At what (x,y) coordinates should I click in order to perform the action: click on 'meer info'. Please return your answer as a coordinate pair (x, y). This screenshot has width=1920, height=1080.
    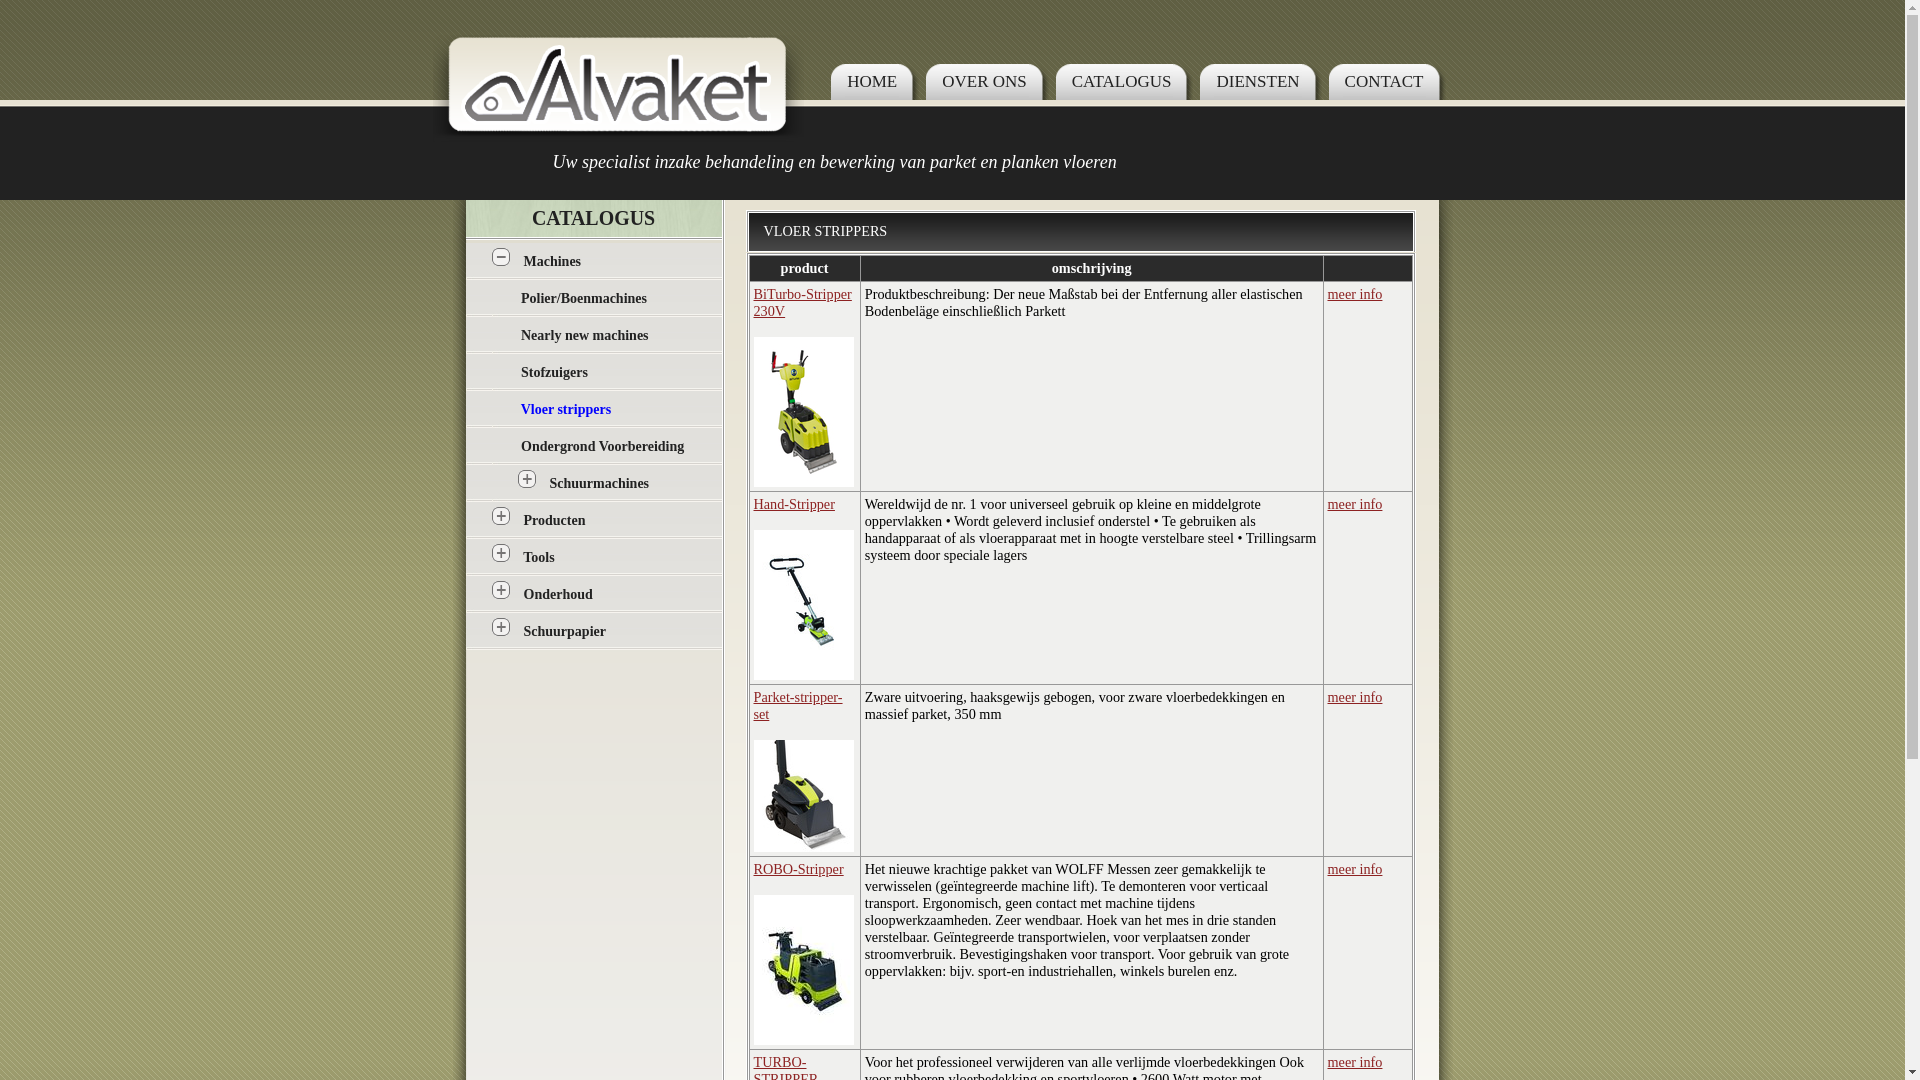
    Looking at the image, I should click on (1355, 293).